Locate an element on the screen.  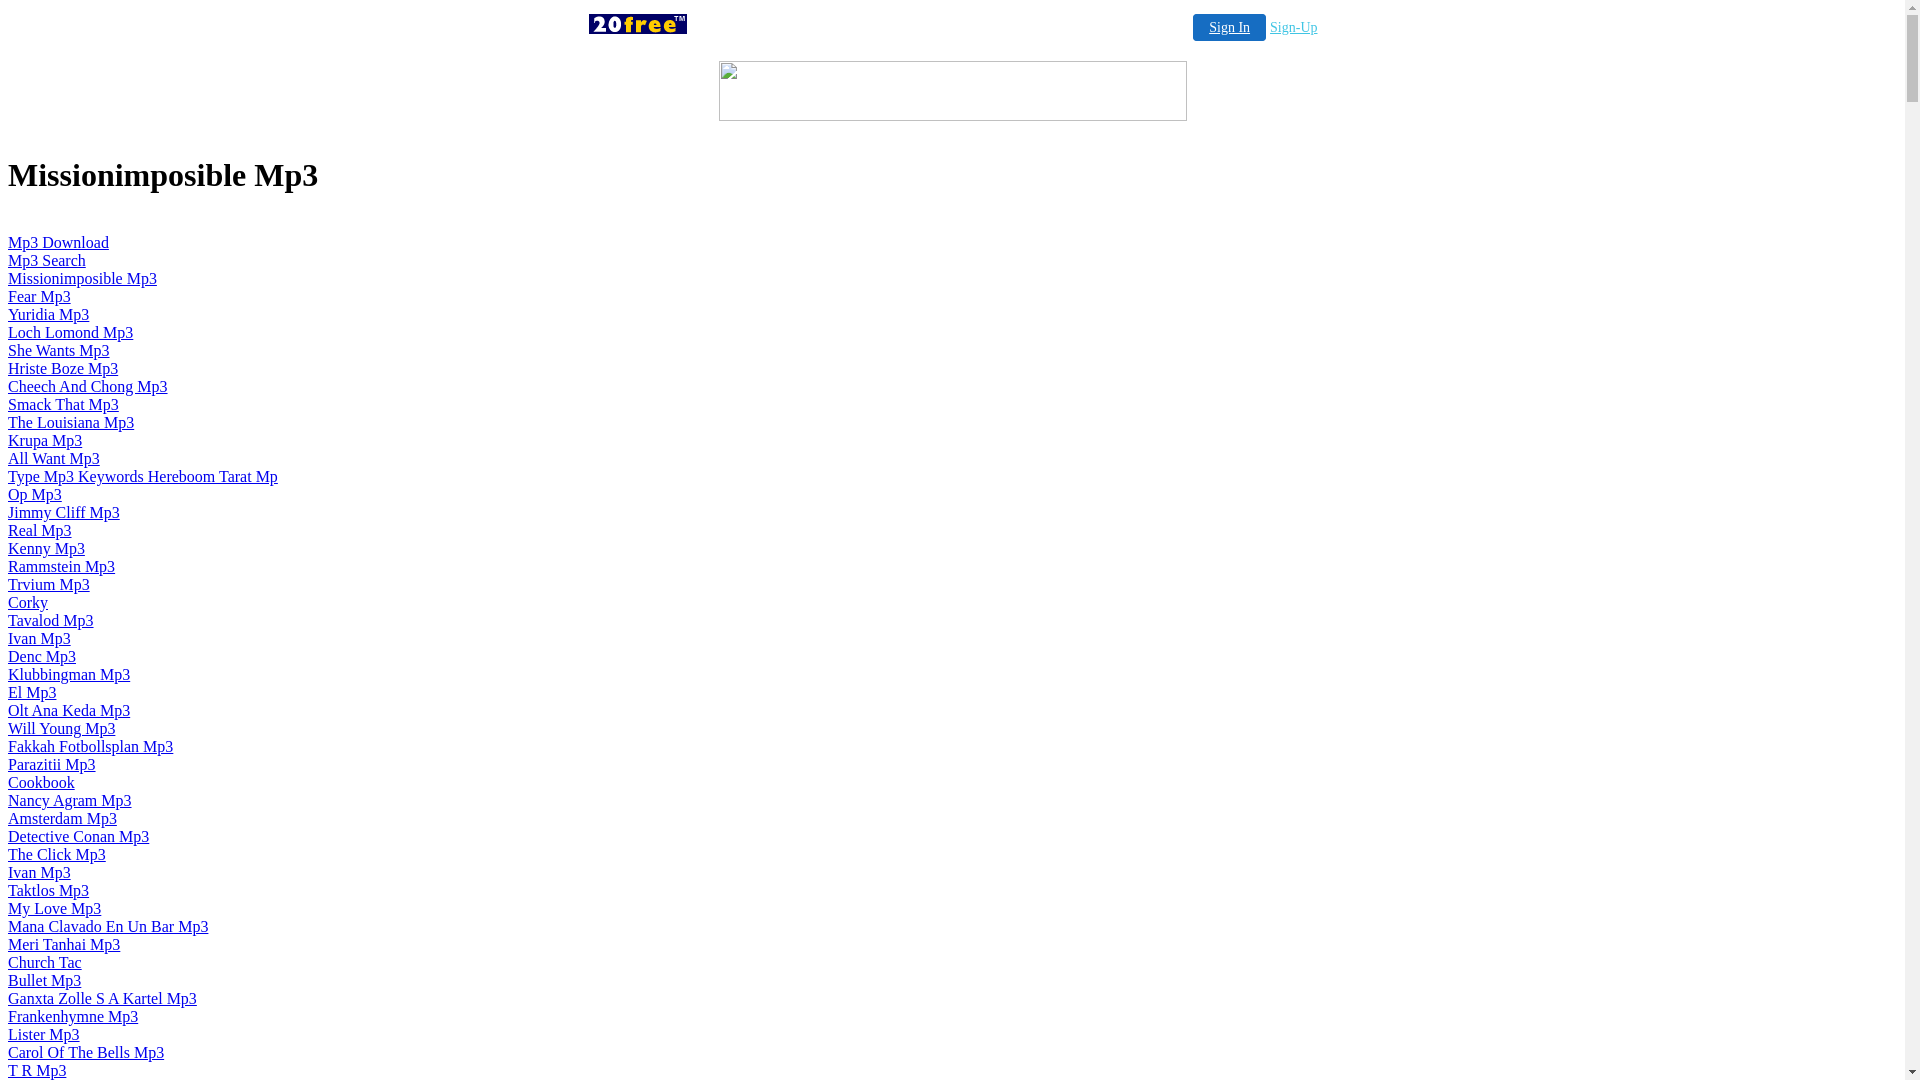
'El Mp3' is located at coordinates (32, 691).